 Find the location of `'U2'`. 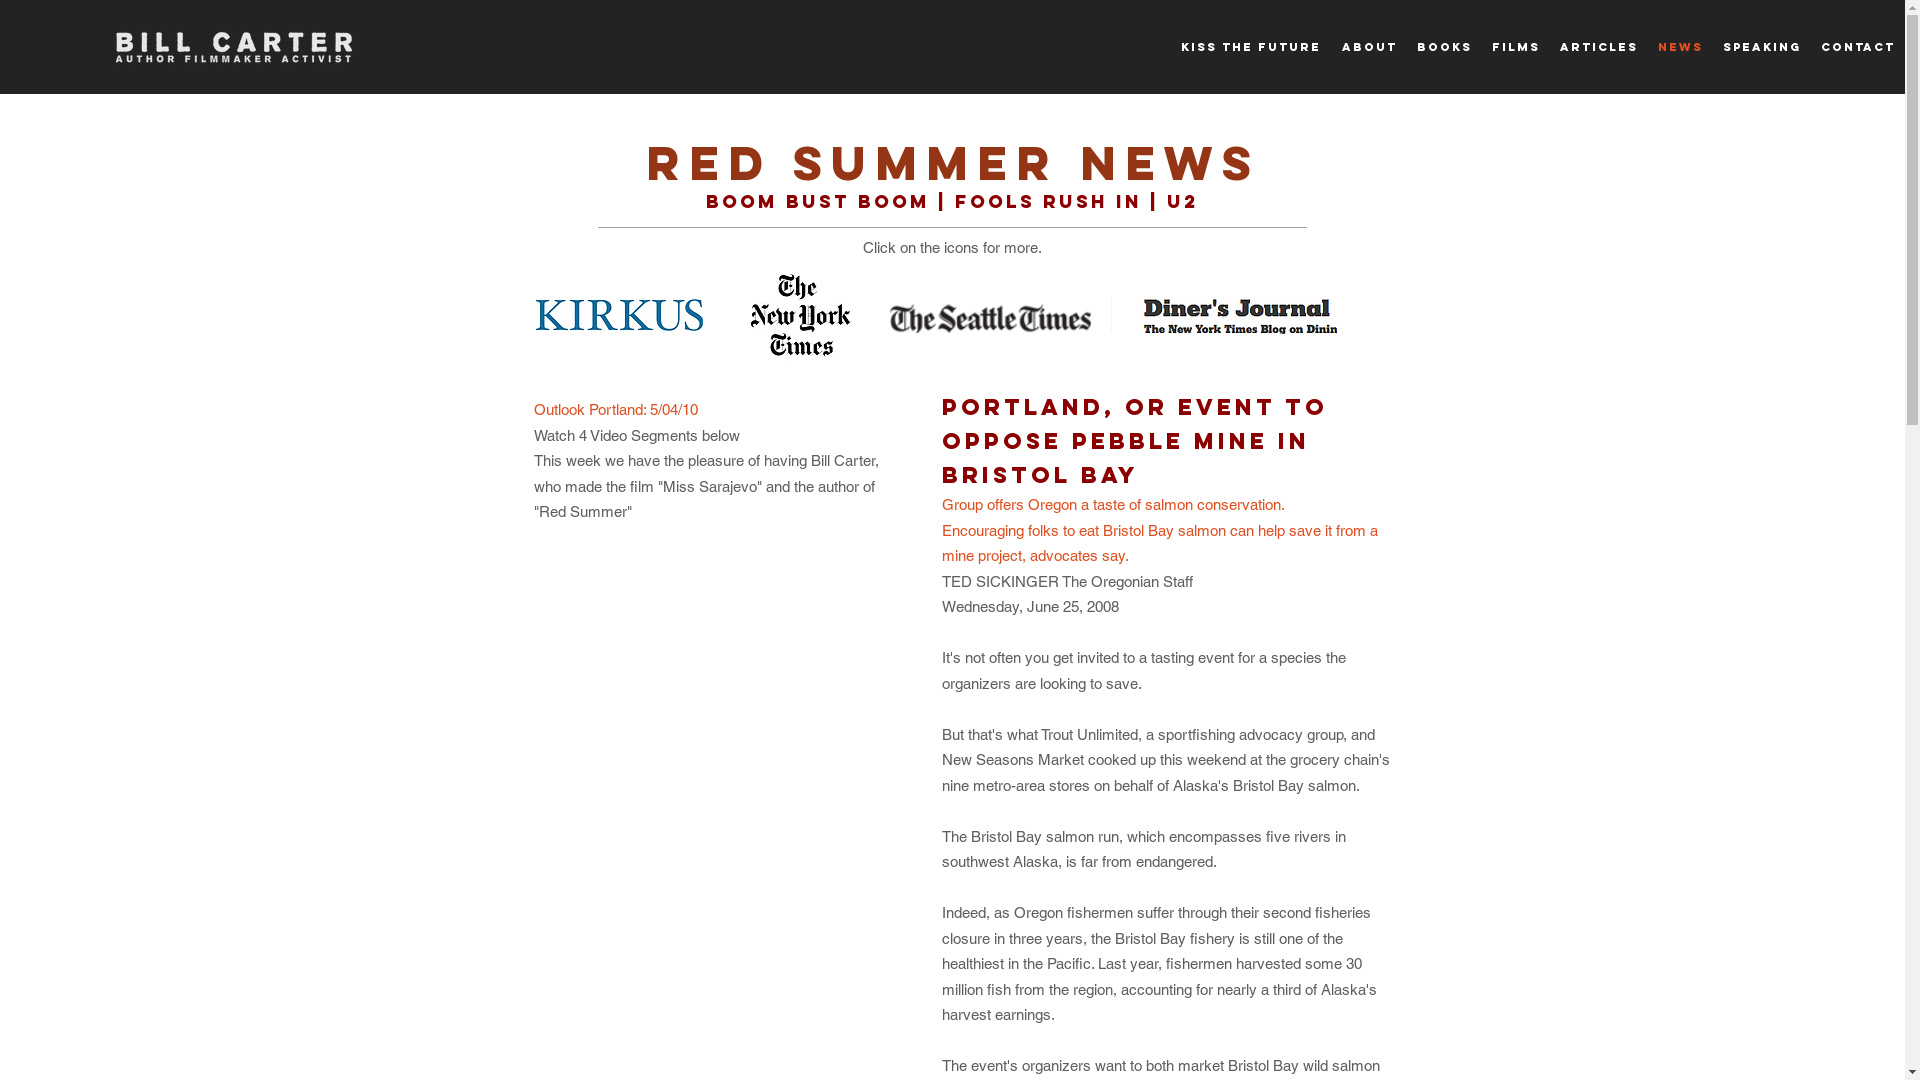

'U2' is located at coordinates (1182, 201).